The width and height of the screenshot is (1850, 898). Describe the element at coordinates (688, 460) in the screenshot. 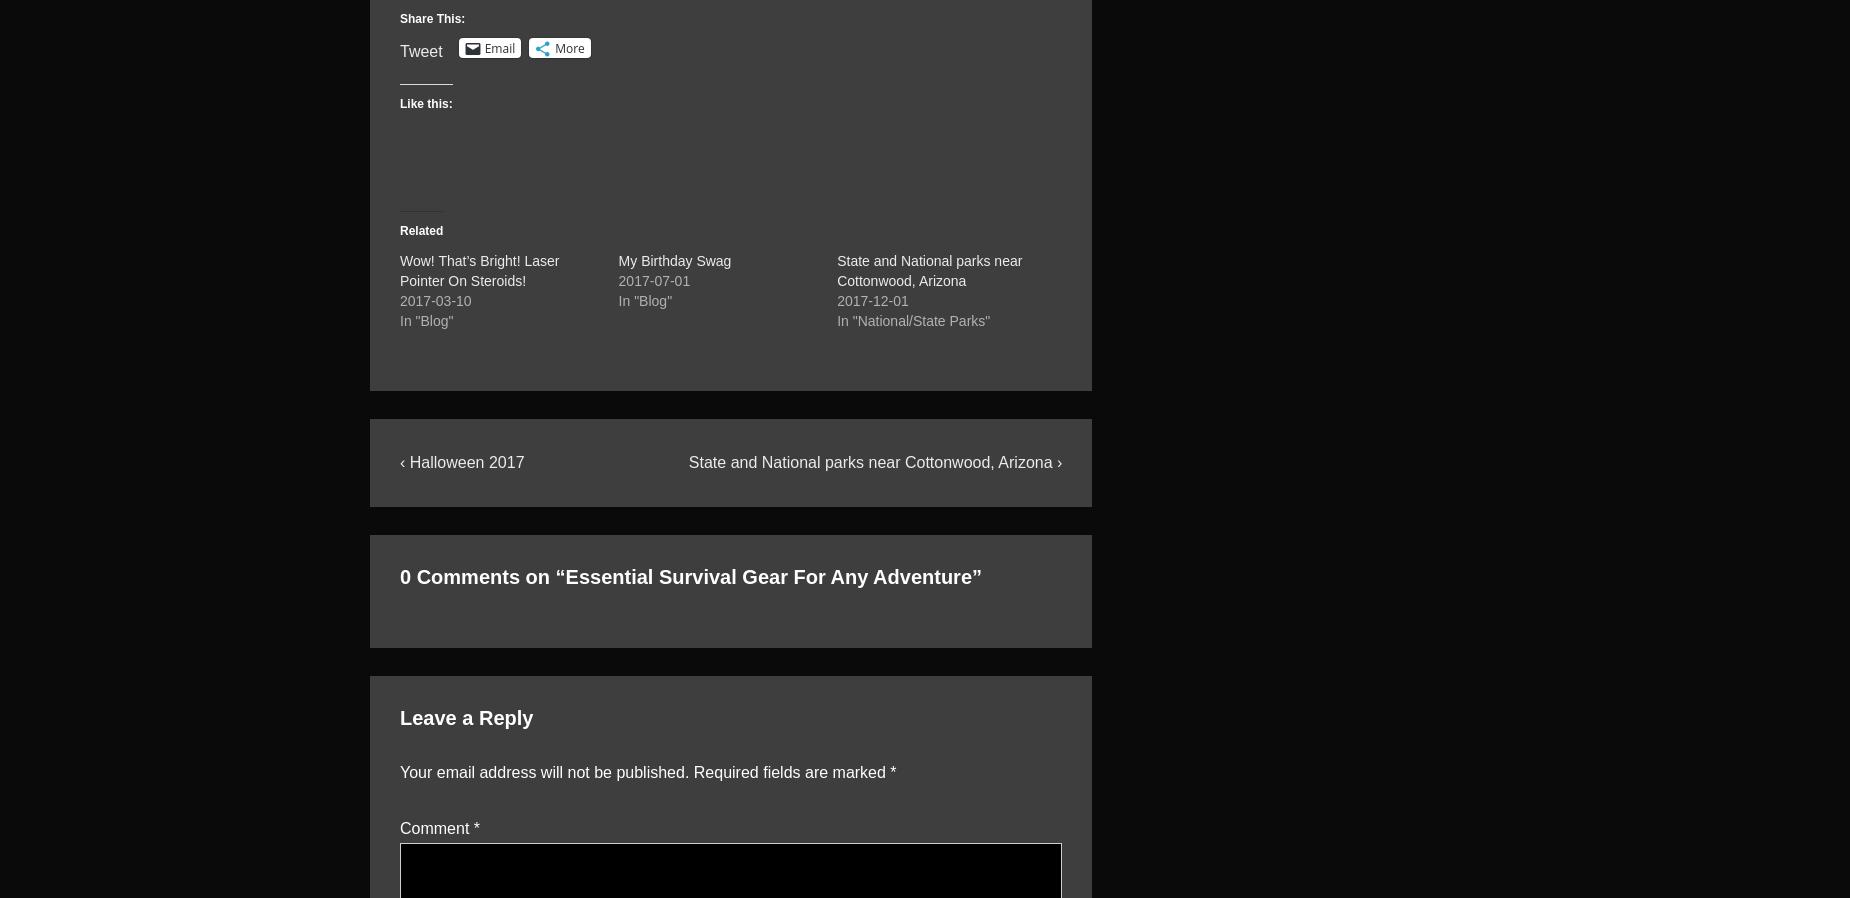

I see `'State and National parks near Cottonwood, Arizona ›'` at that location.